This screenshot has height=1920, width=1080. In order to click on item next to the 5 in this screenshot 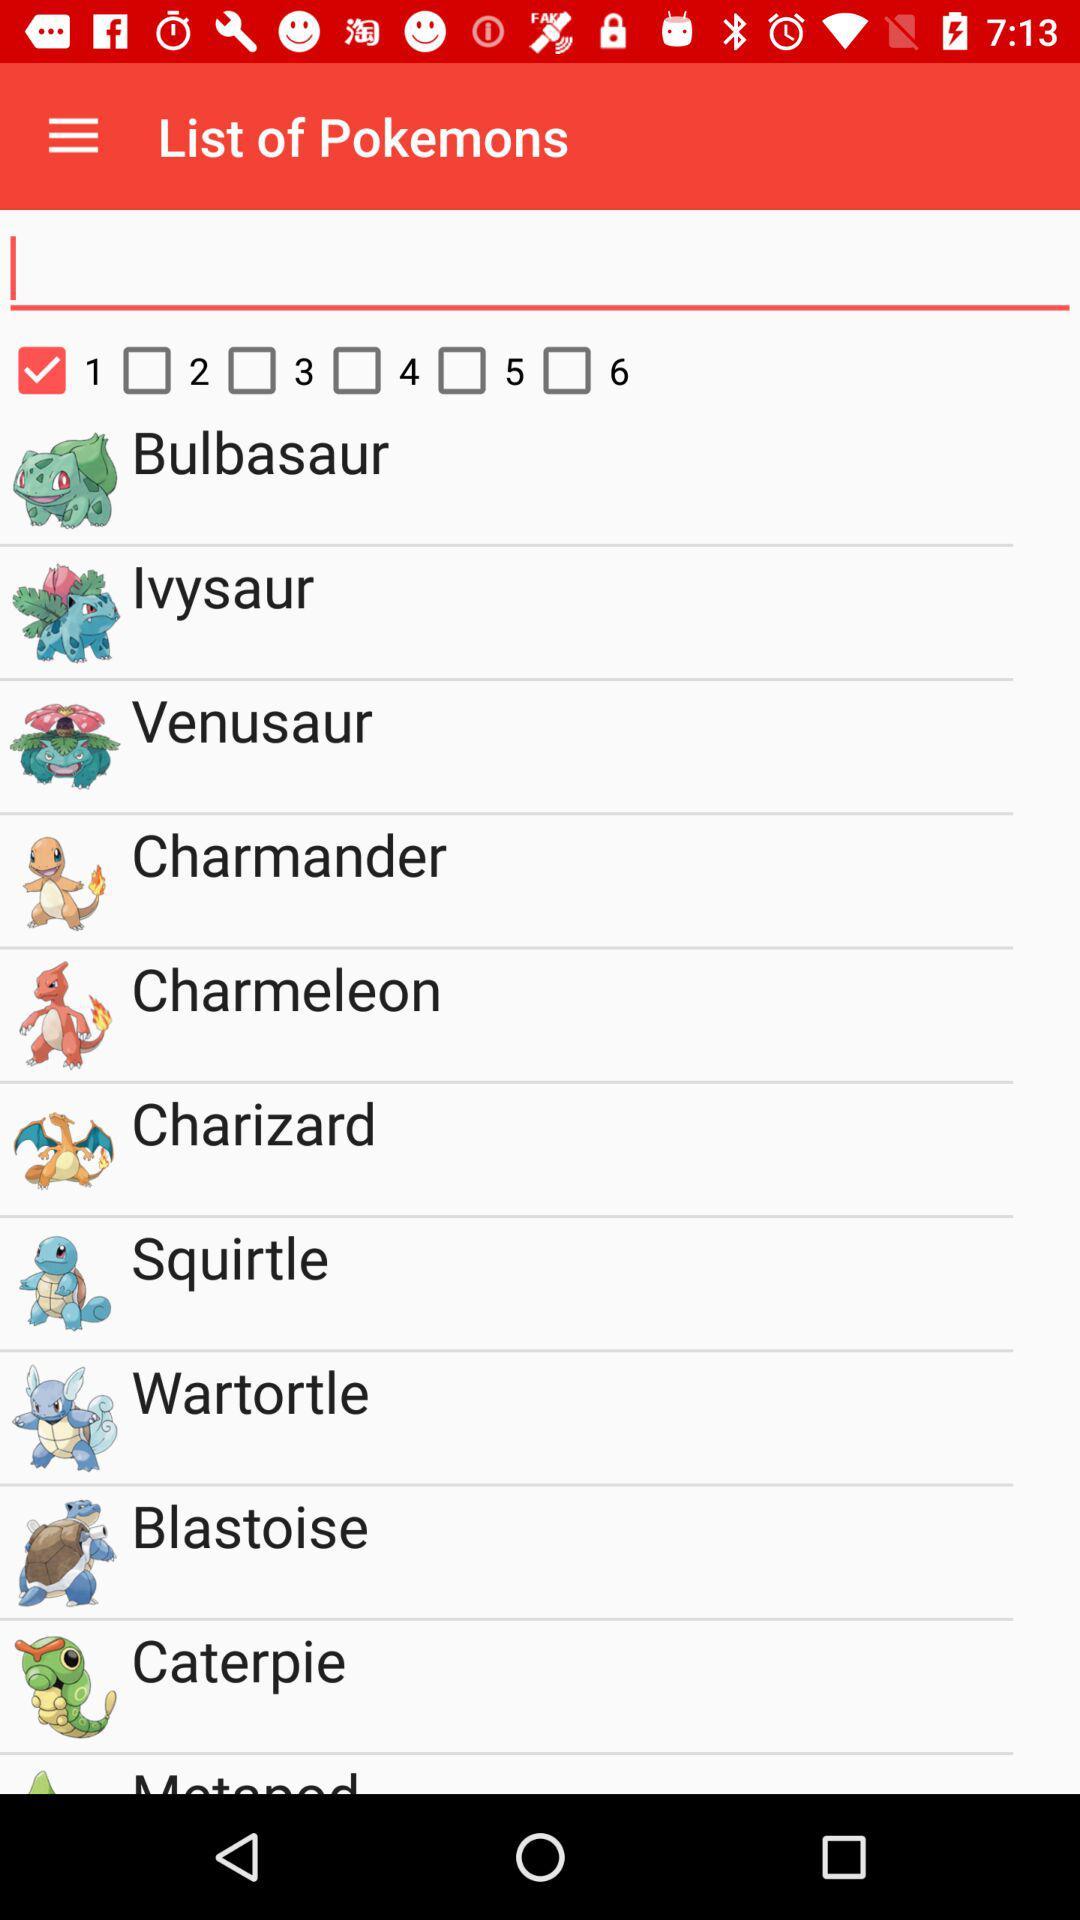, I will do `click(577, 370)`.